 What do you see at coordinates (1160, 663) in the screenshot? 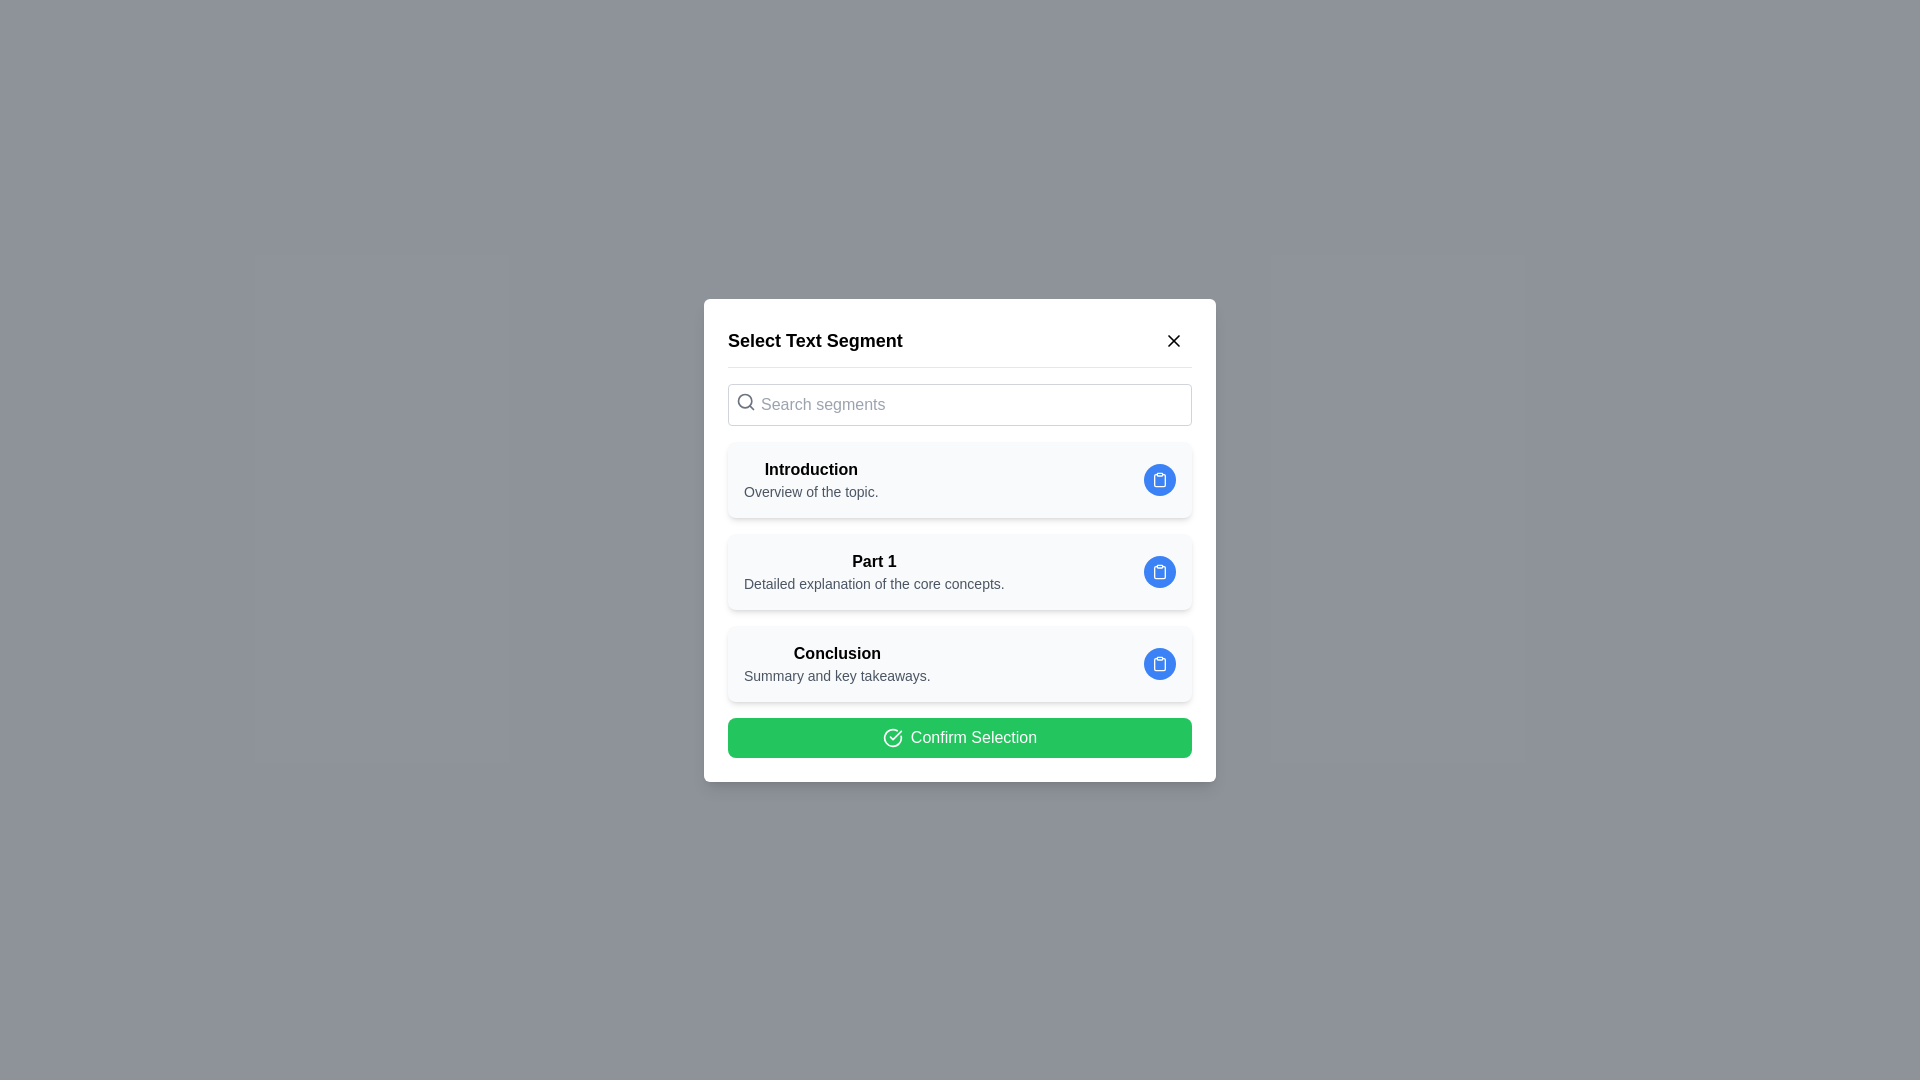
I see `the clipboard icon corresponding to the segment Conclusion to copy its information to the clipboard` at bounding box center [1160, 663].